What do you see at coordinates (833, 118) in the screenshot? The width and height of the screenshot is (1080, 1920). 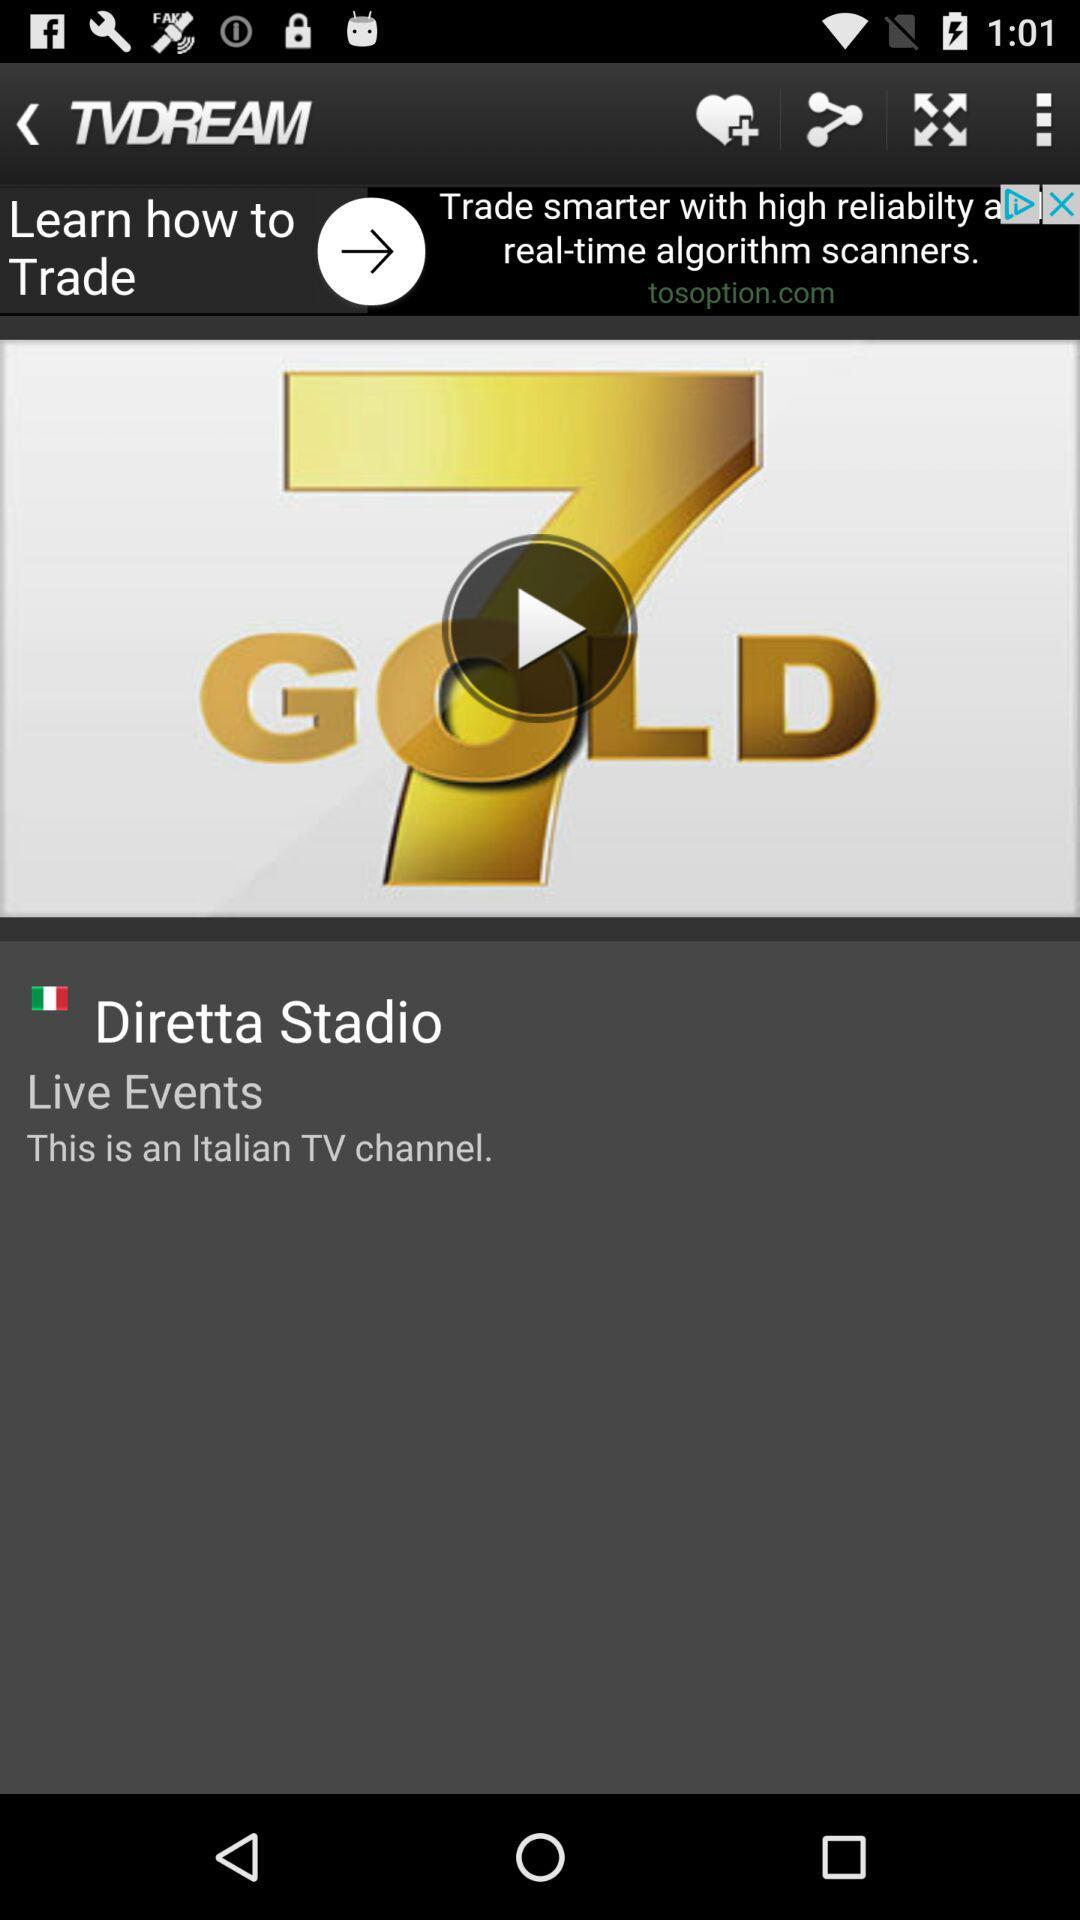 I see `one or more connection` at bounding box center [833, 118].